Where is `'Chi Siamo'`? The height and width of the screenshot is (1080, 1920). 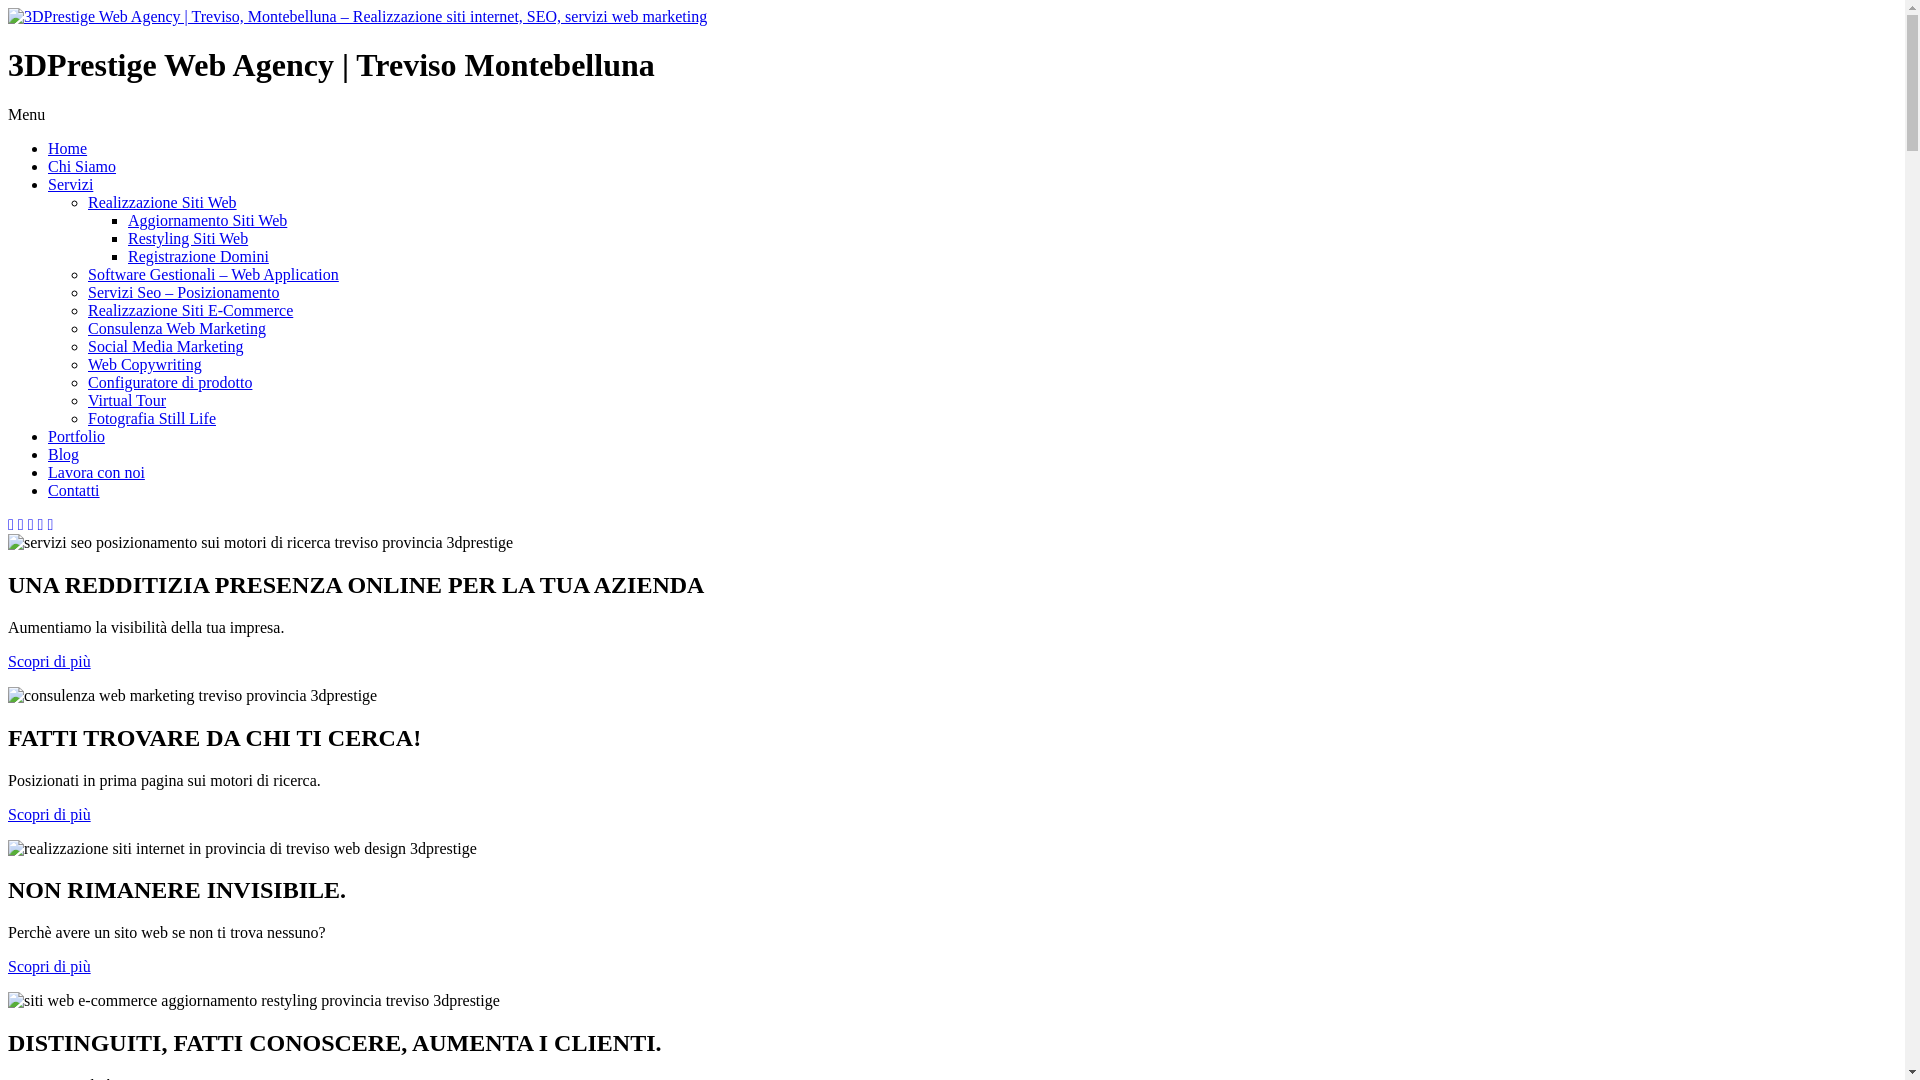
'Chi Siamo' is located at coordinates (80, 165).